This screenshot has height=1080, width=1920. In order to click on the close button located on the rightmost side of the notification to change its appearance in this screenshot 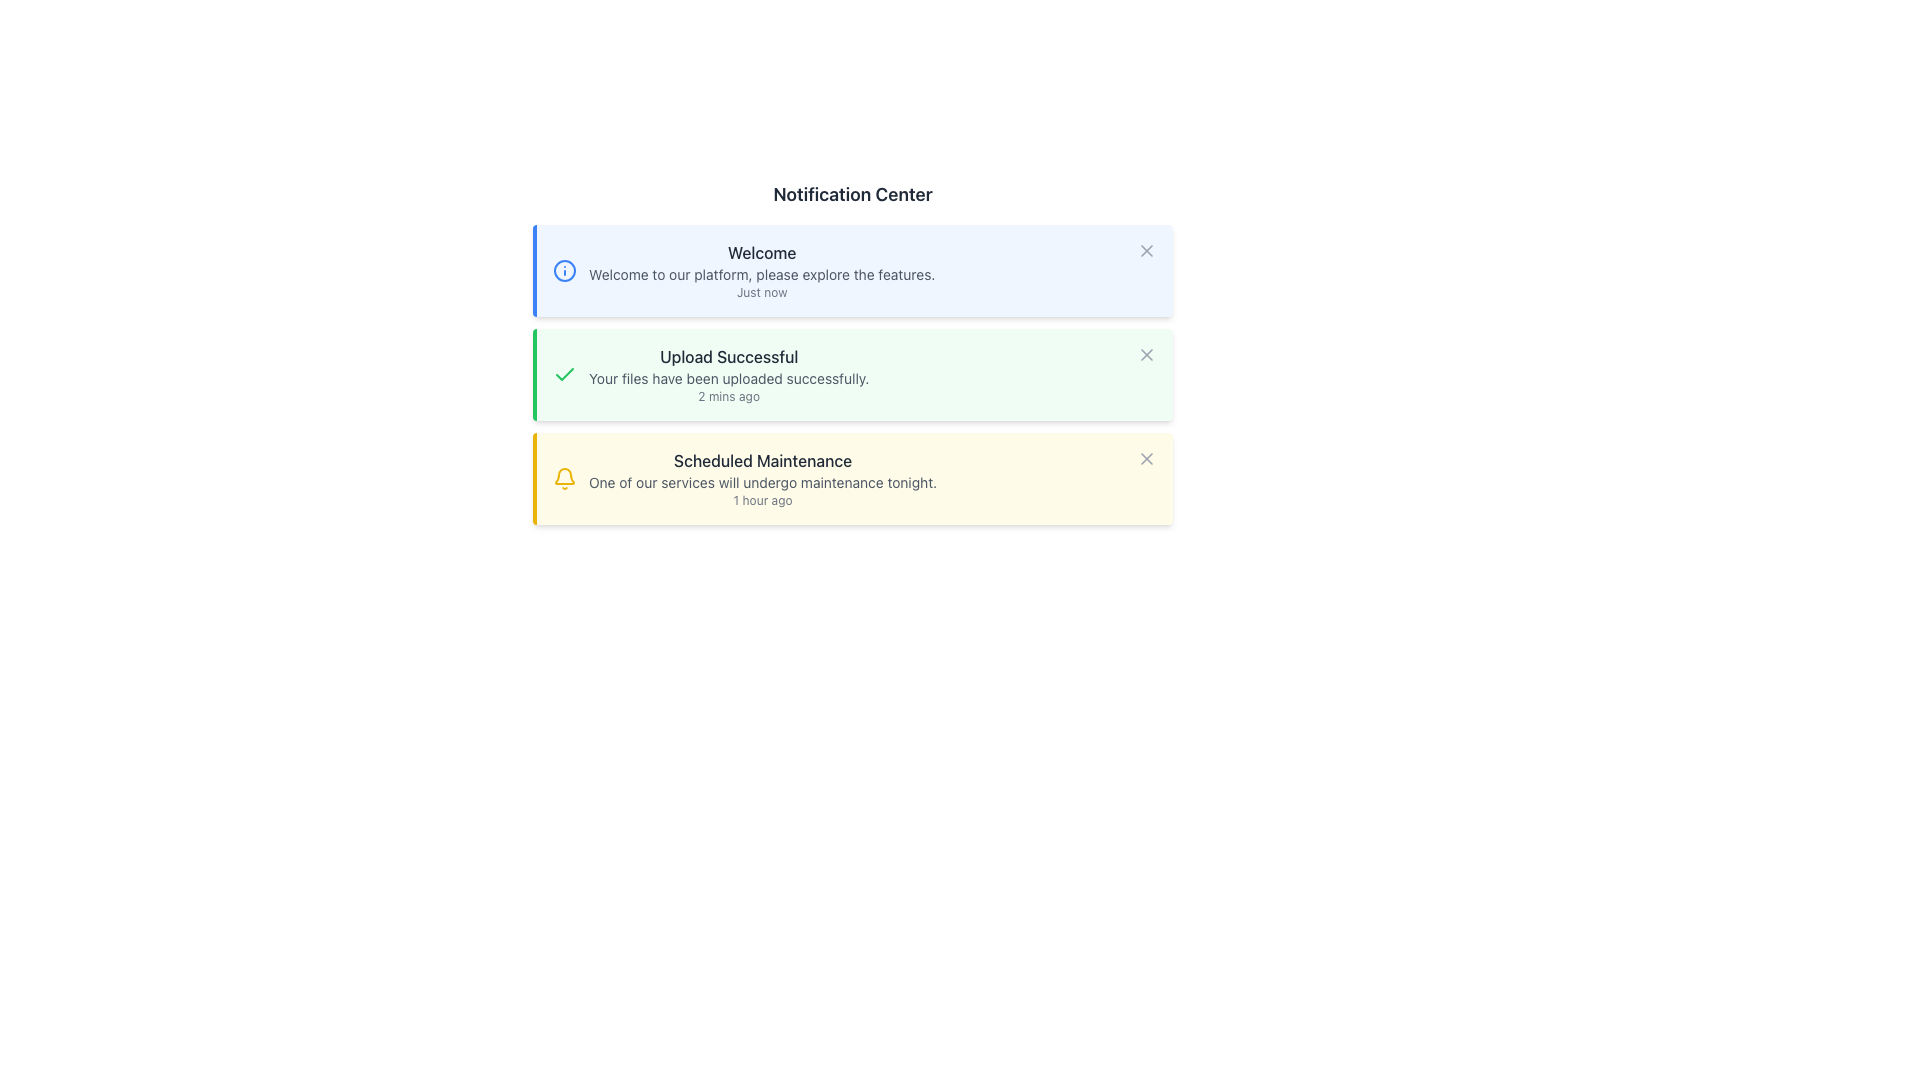, I will do `click(1147, 249)`.